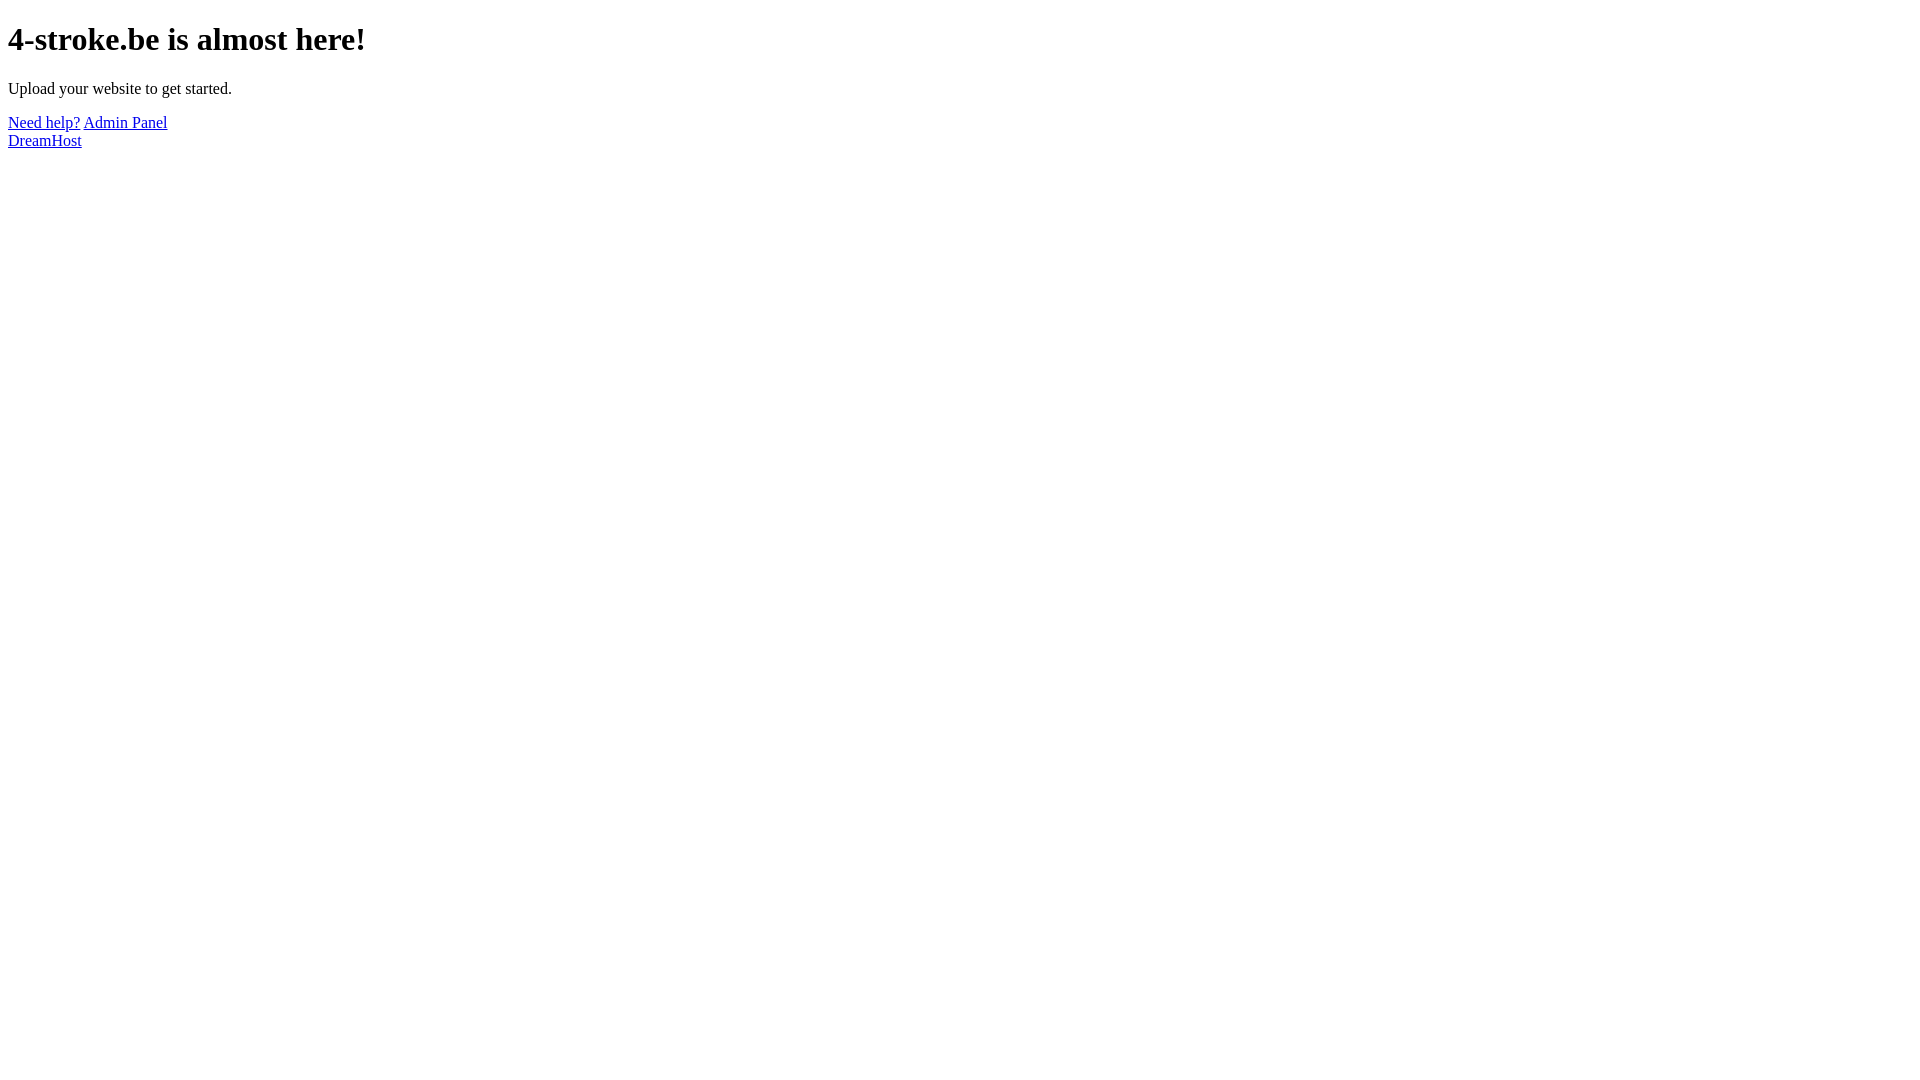  What do you see at coordinates (43, 122) in the screenshot?
I see `'Need help?'` at bounding box center [43, 122].